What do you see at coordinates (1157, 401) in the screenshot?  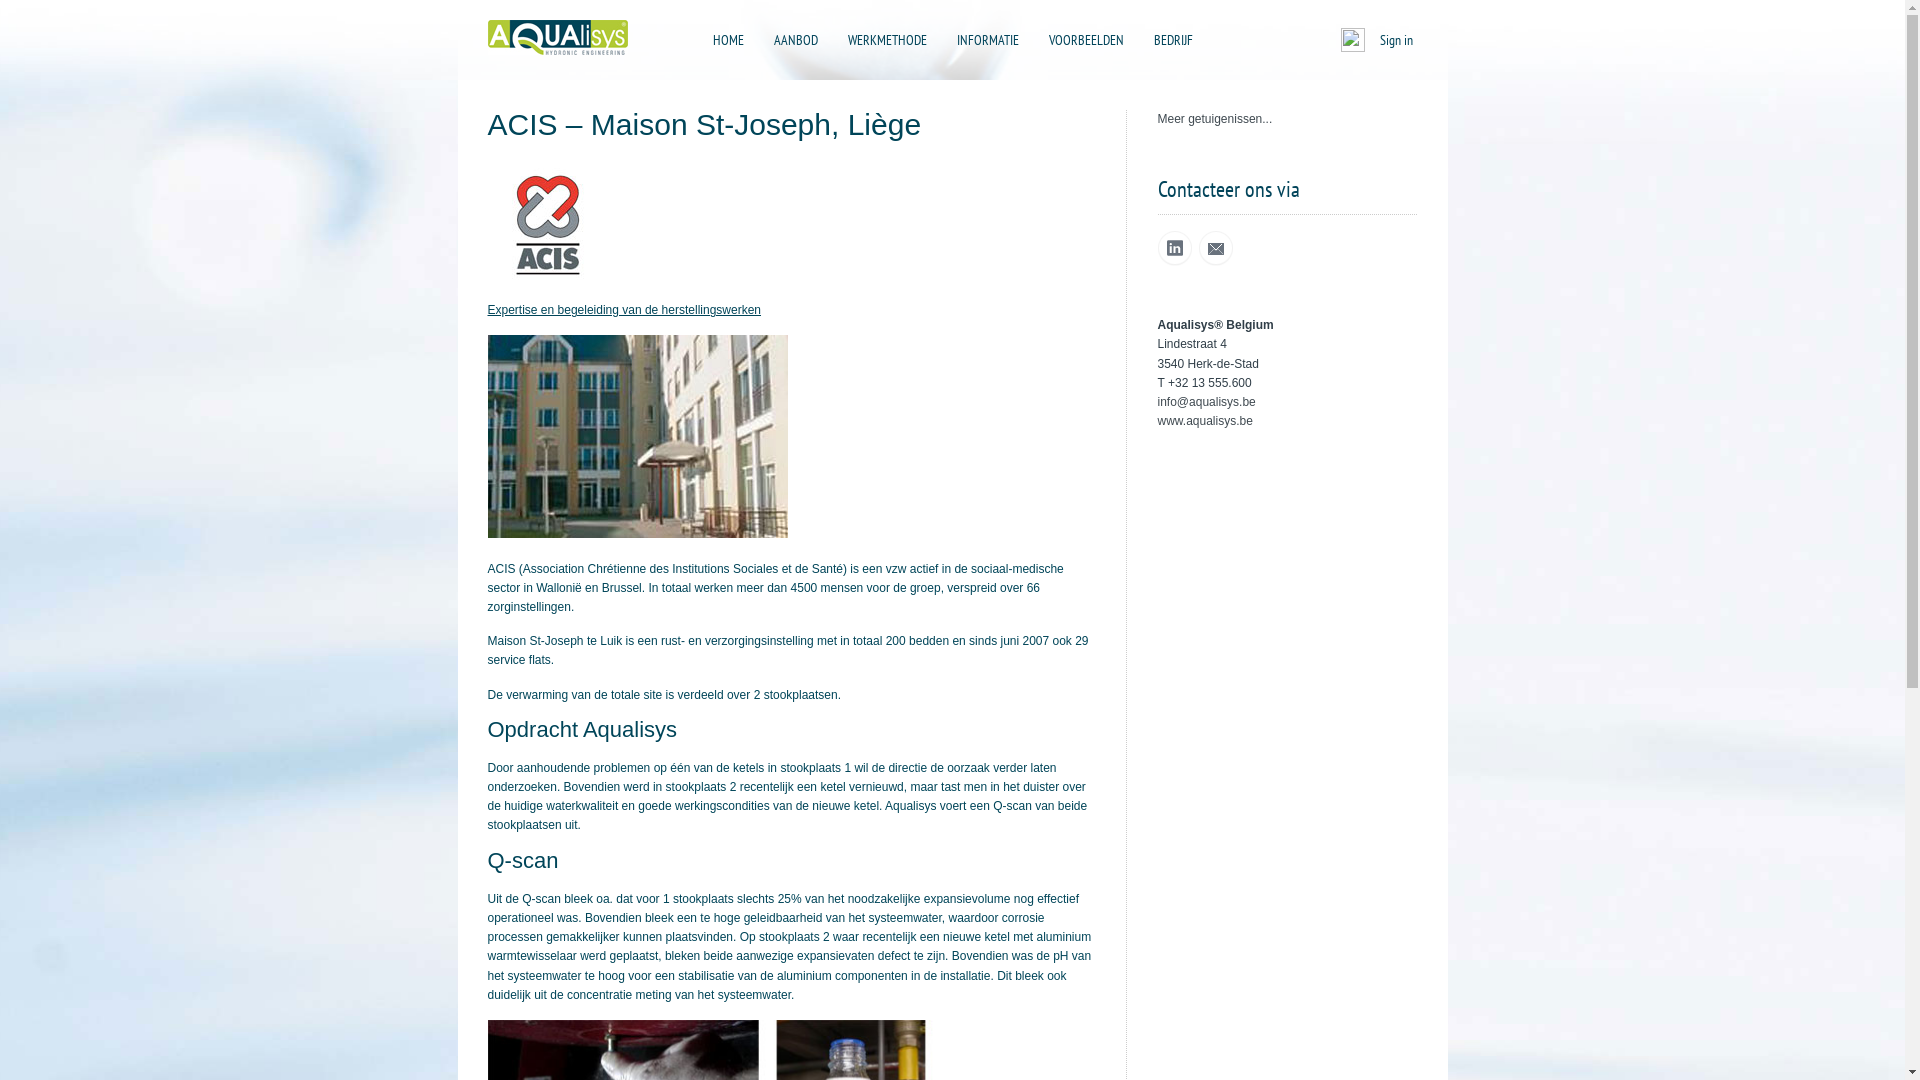 I see `'info@aqualisys.be'` at bounding box center [1157, 401].